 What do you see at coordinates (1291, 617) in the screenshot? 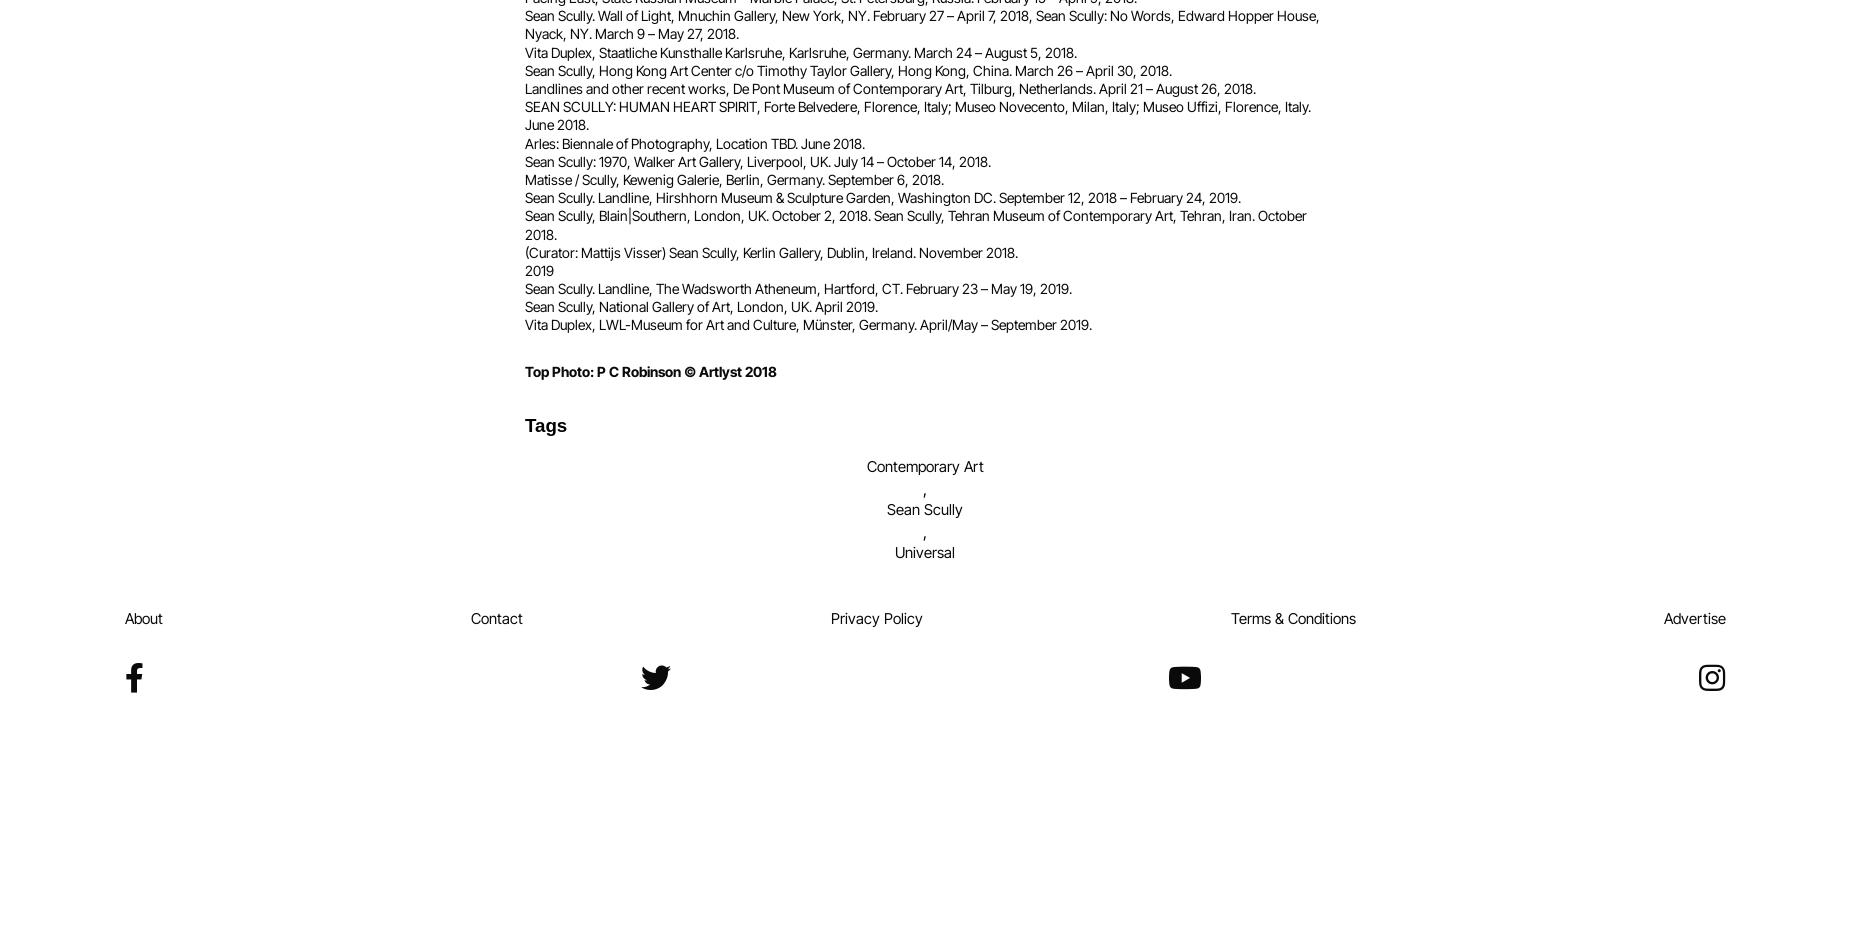
I see `'Terms & Conditions'` at bounding box center [1291, 617].